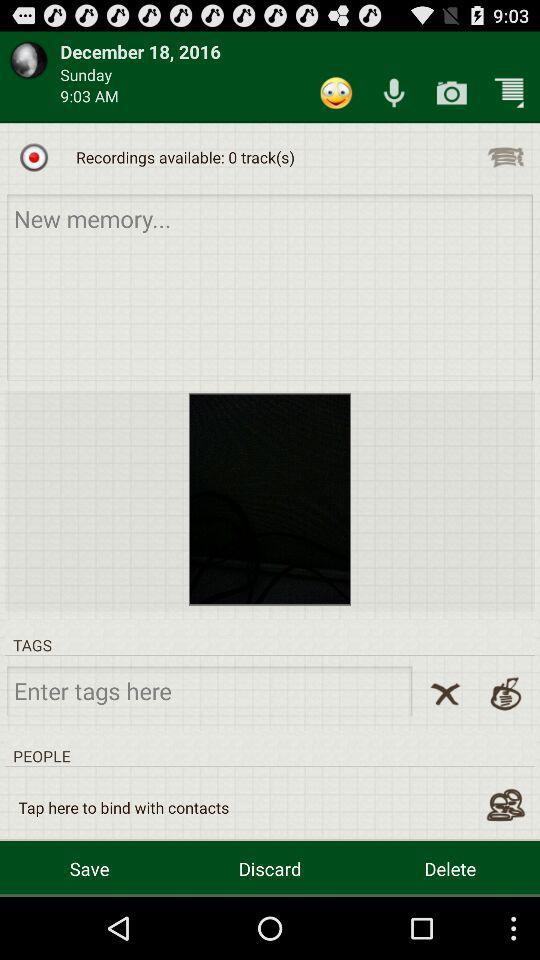 The image size is (540, 960). What do you see at coordinates (270, 286) in the screenshot?
I see `write new memory` at bounding box center [270, 286].